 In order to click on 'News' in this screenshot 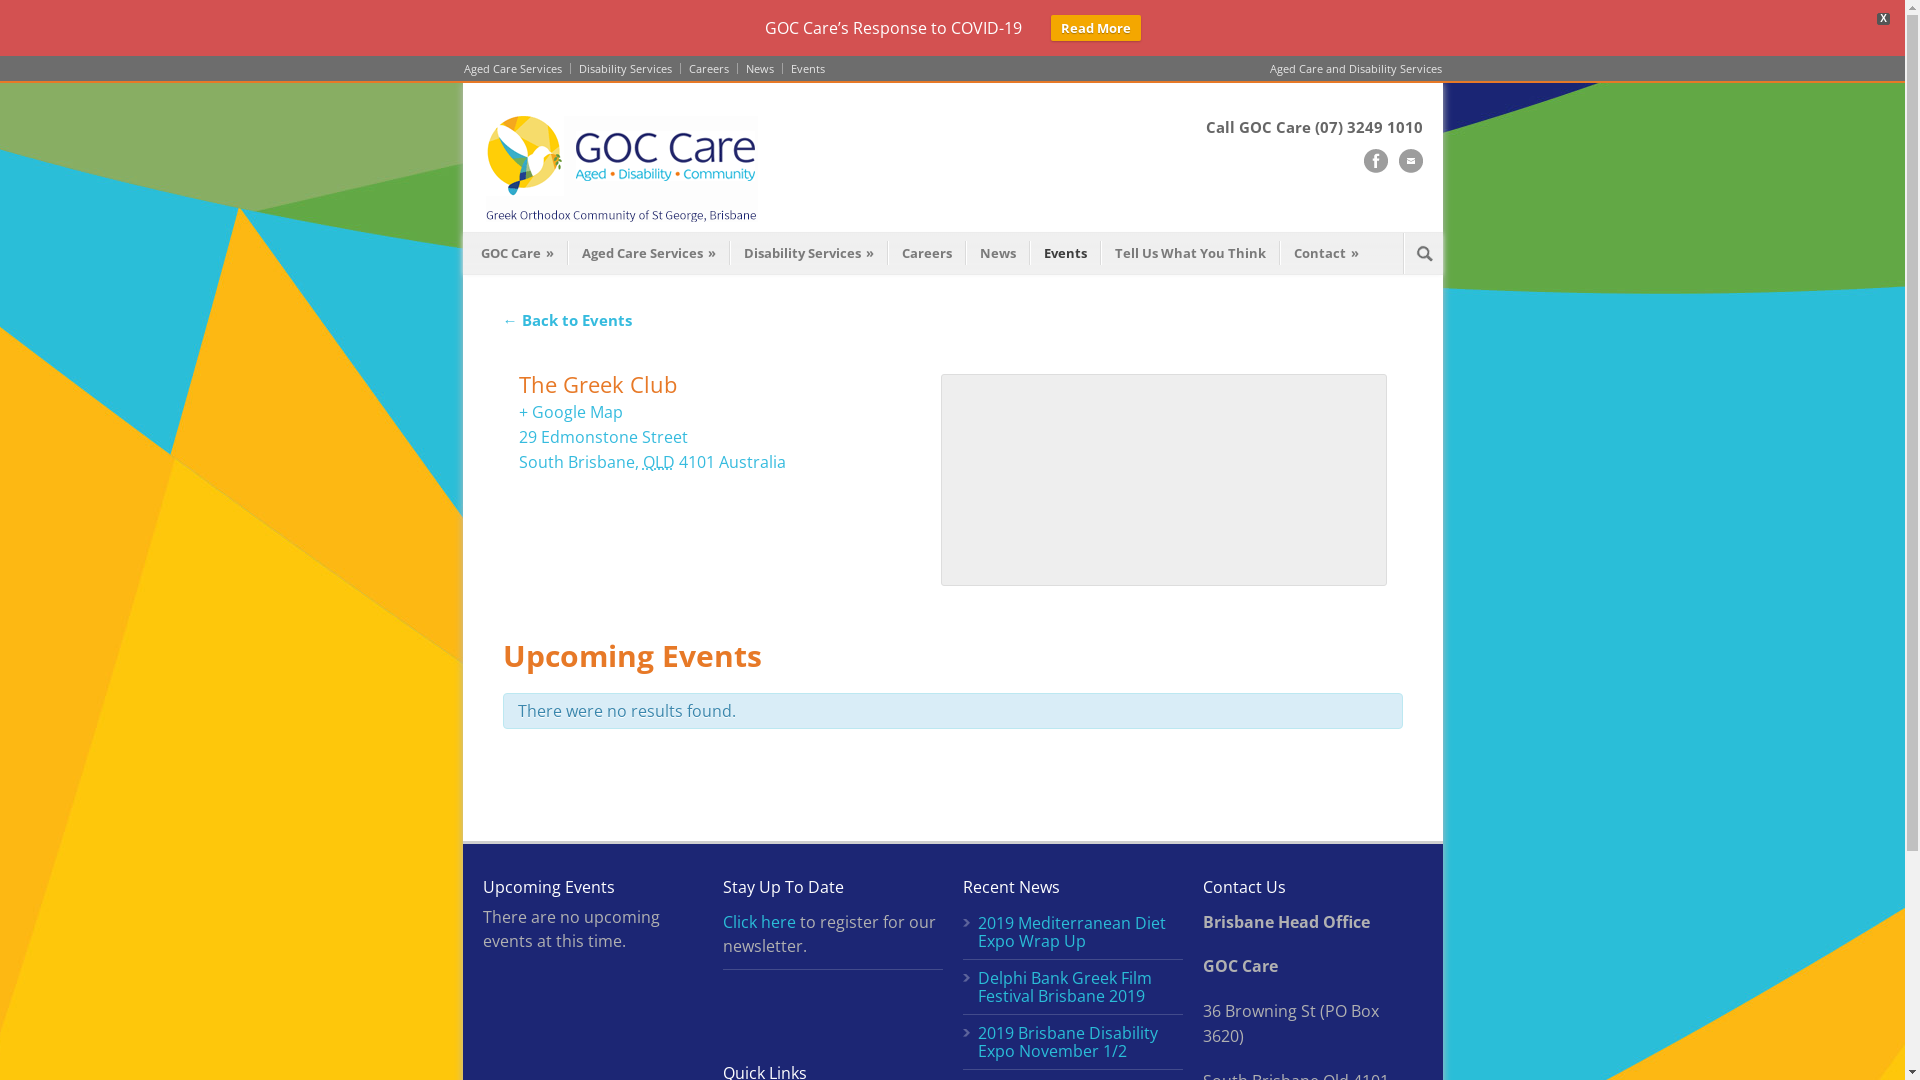, I will do `click(998, 252)`.